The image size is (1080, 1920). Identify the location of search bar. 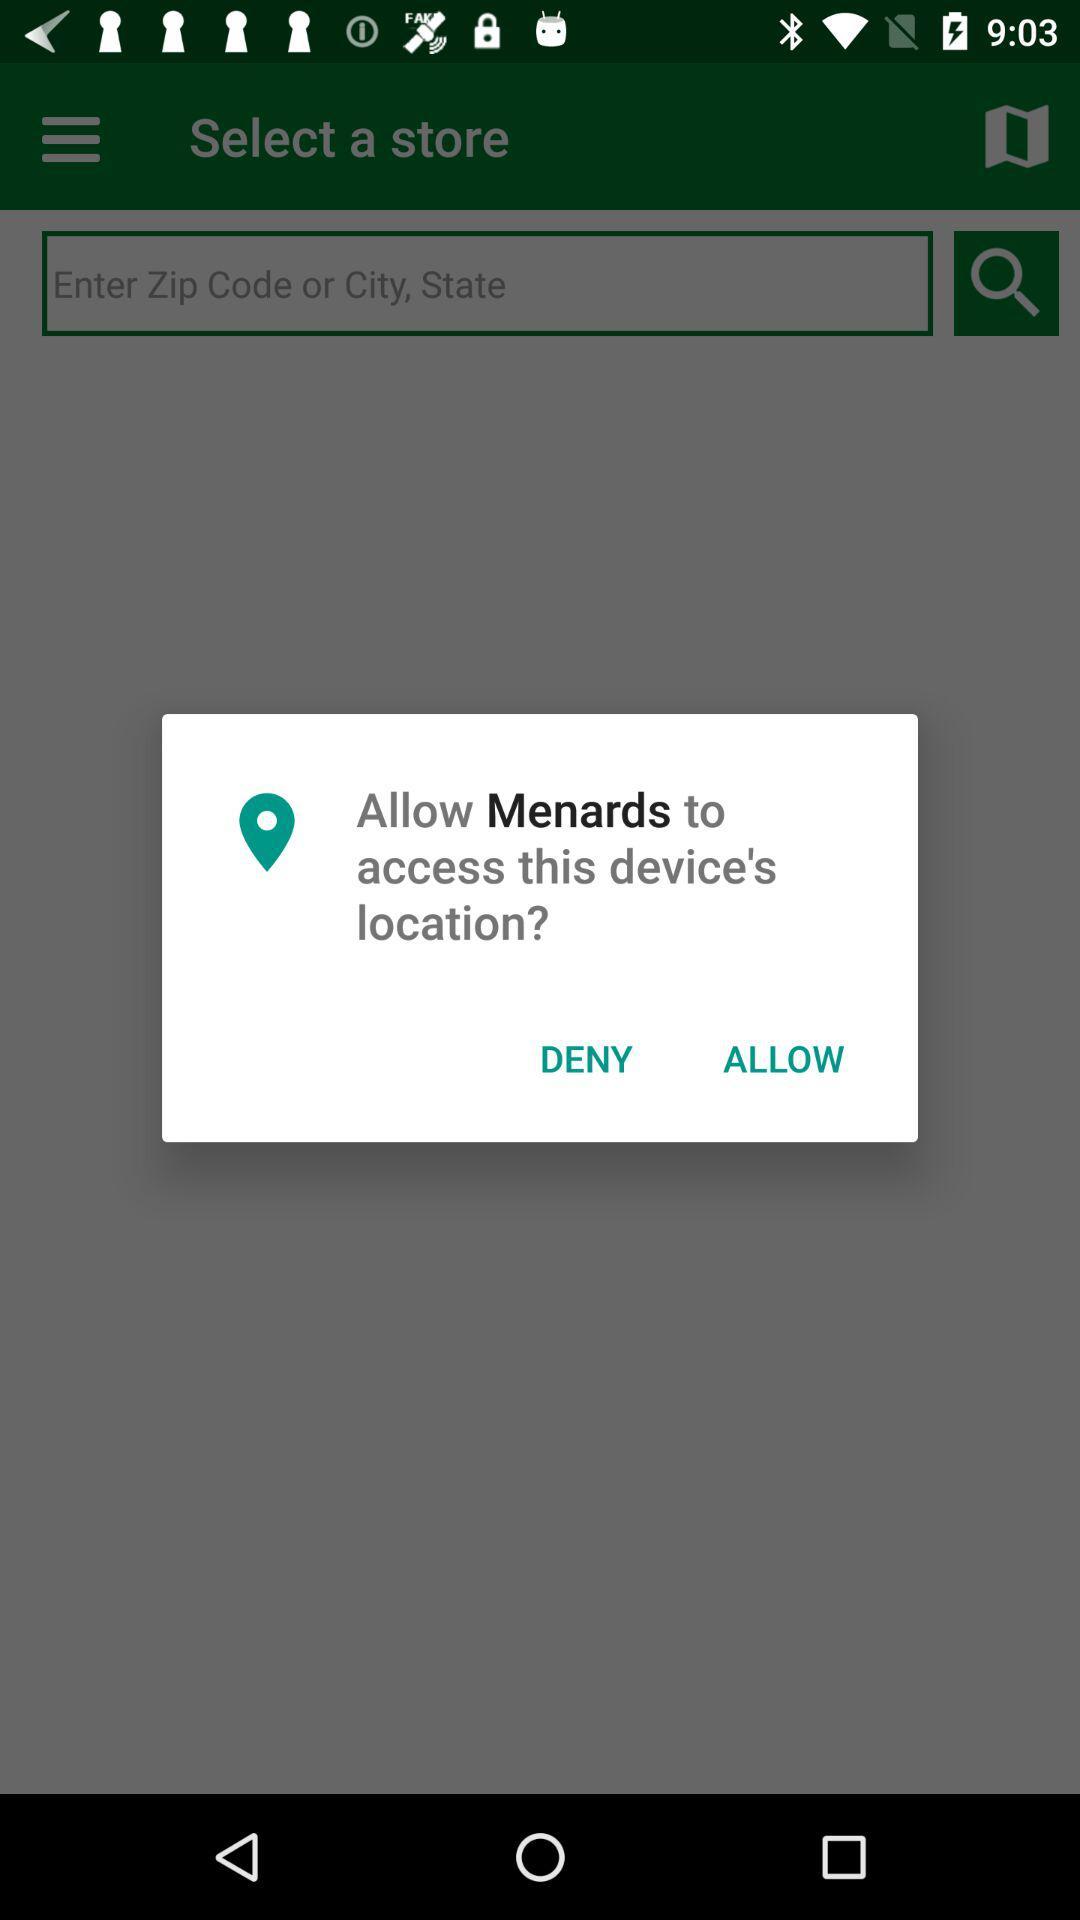
(487, 283).